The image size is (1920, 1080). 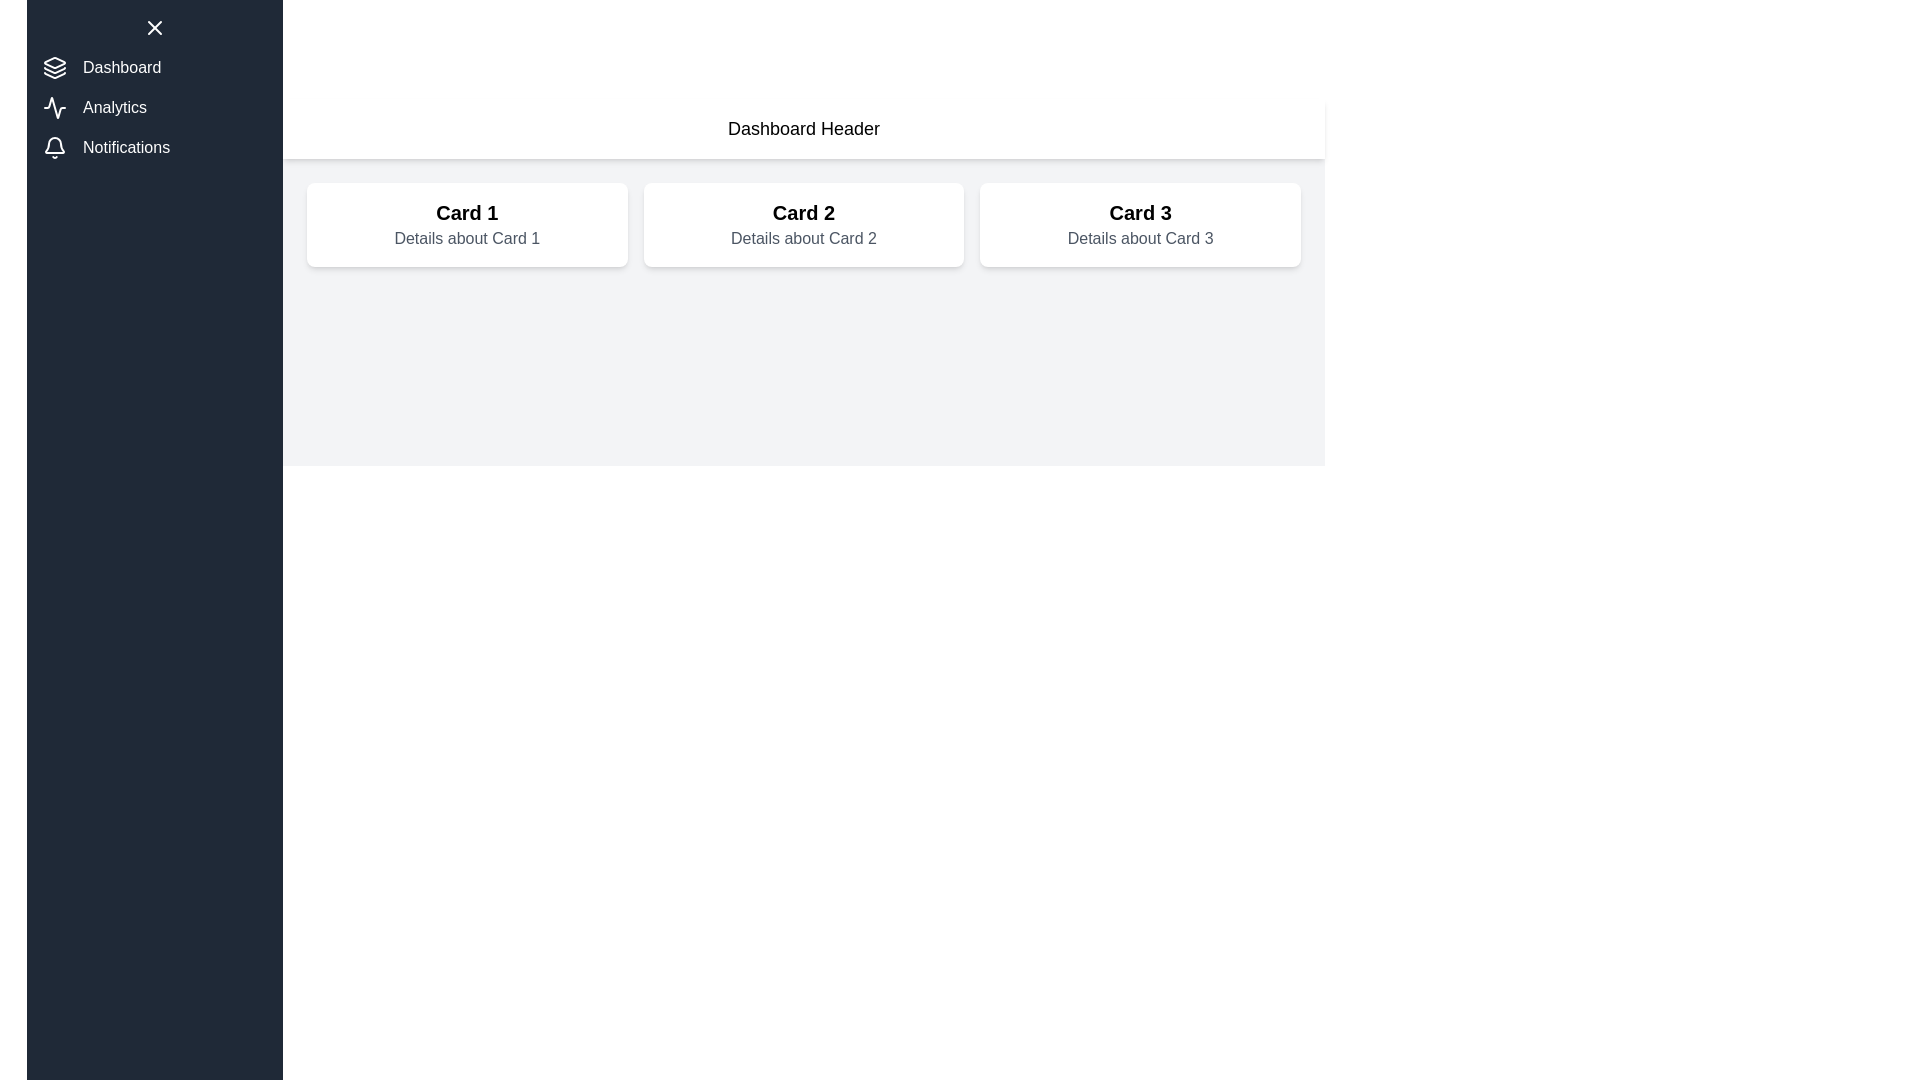 I want to click on the 'Dashboard' menu icon located at the top of the vertical sidebar to the left of the text 'Dashboard', so click(x=54, y=67).